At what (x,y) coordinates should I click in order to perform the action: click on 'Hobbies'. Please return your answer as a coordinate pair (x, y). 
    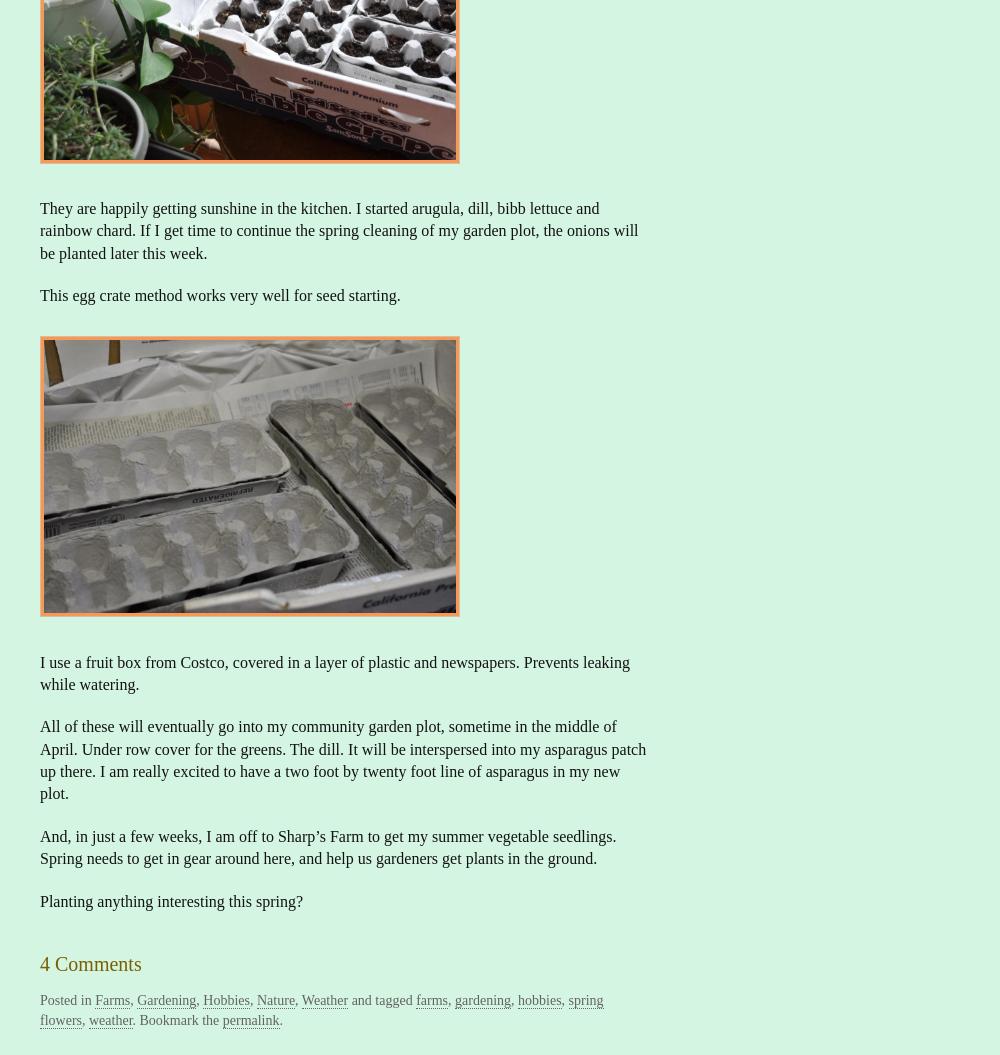
    Looking at the image, I should click on (225, 999).